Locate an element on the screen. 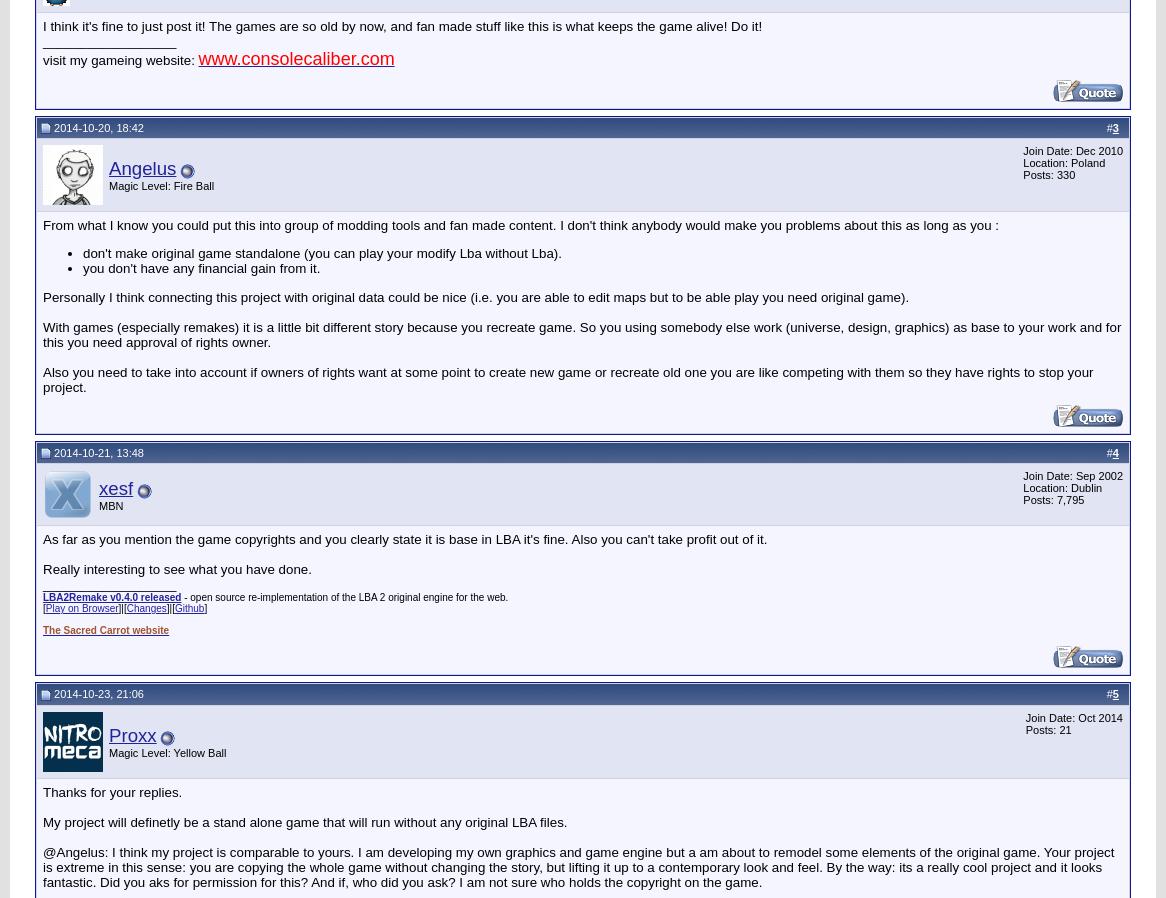 The height and width of the screenshot is (898, 1166). 'you don't have any financial gain from it.' is located at coordinates (200, 268).